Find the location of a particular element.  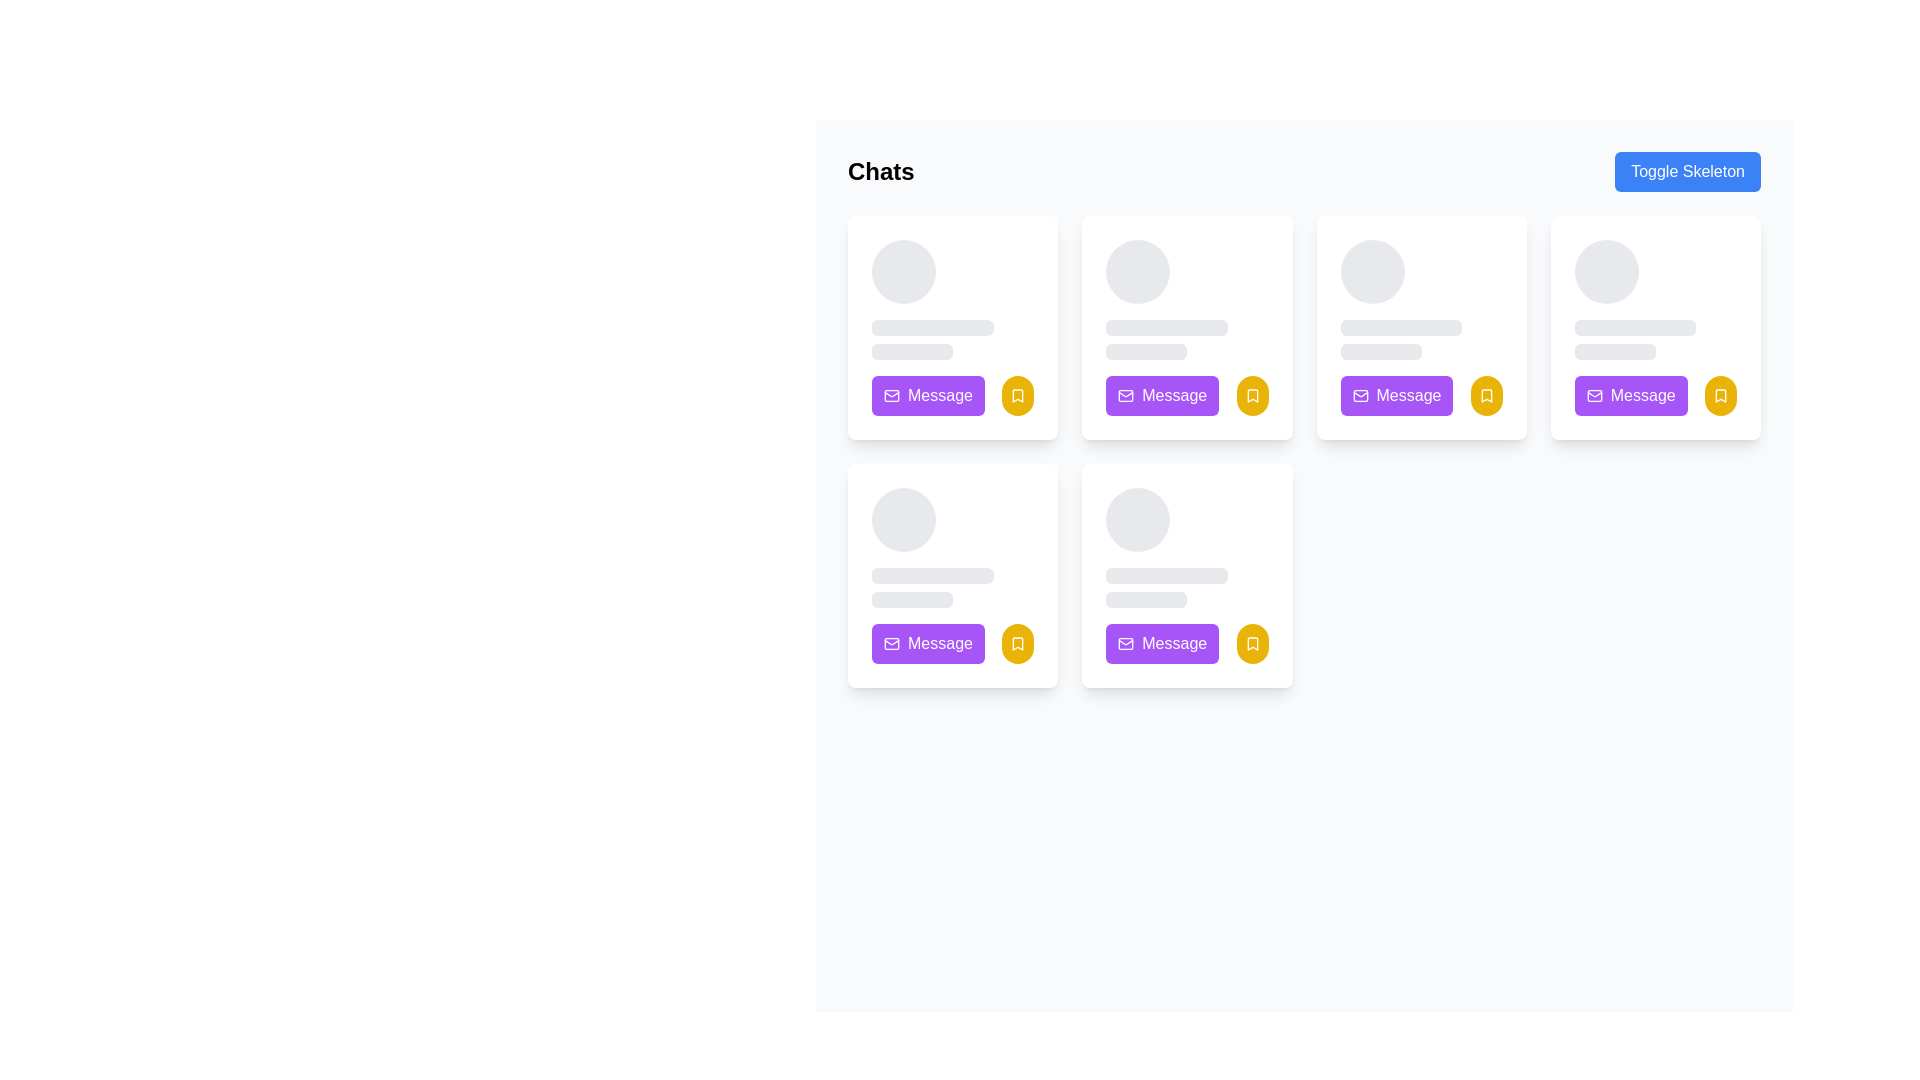

the purple rectangular button labeled 'Message' located in the lower section of the card component in the second column of the top row of cards within the 'Chats' section to initiate an action is located at coordinates (1187, 396).